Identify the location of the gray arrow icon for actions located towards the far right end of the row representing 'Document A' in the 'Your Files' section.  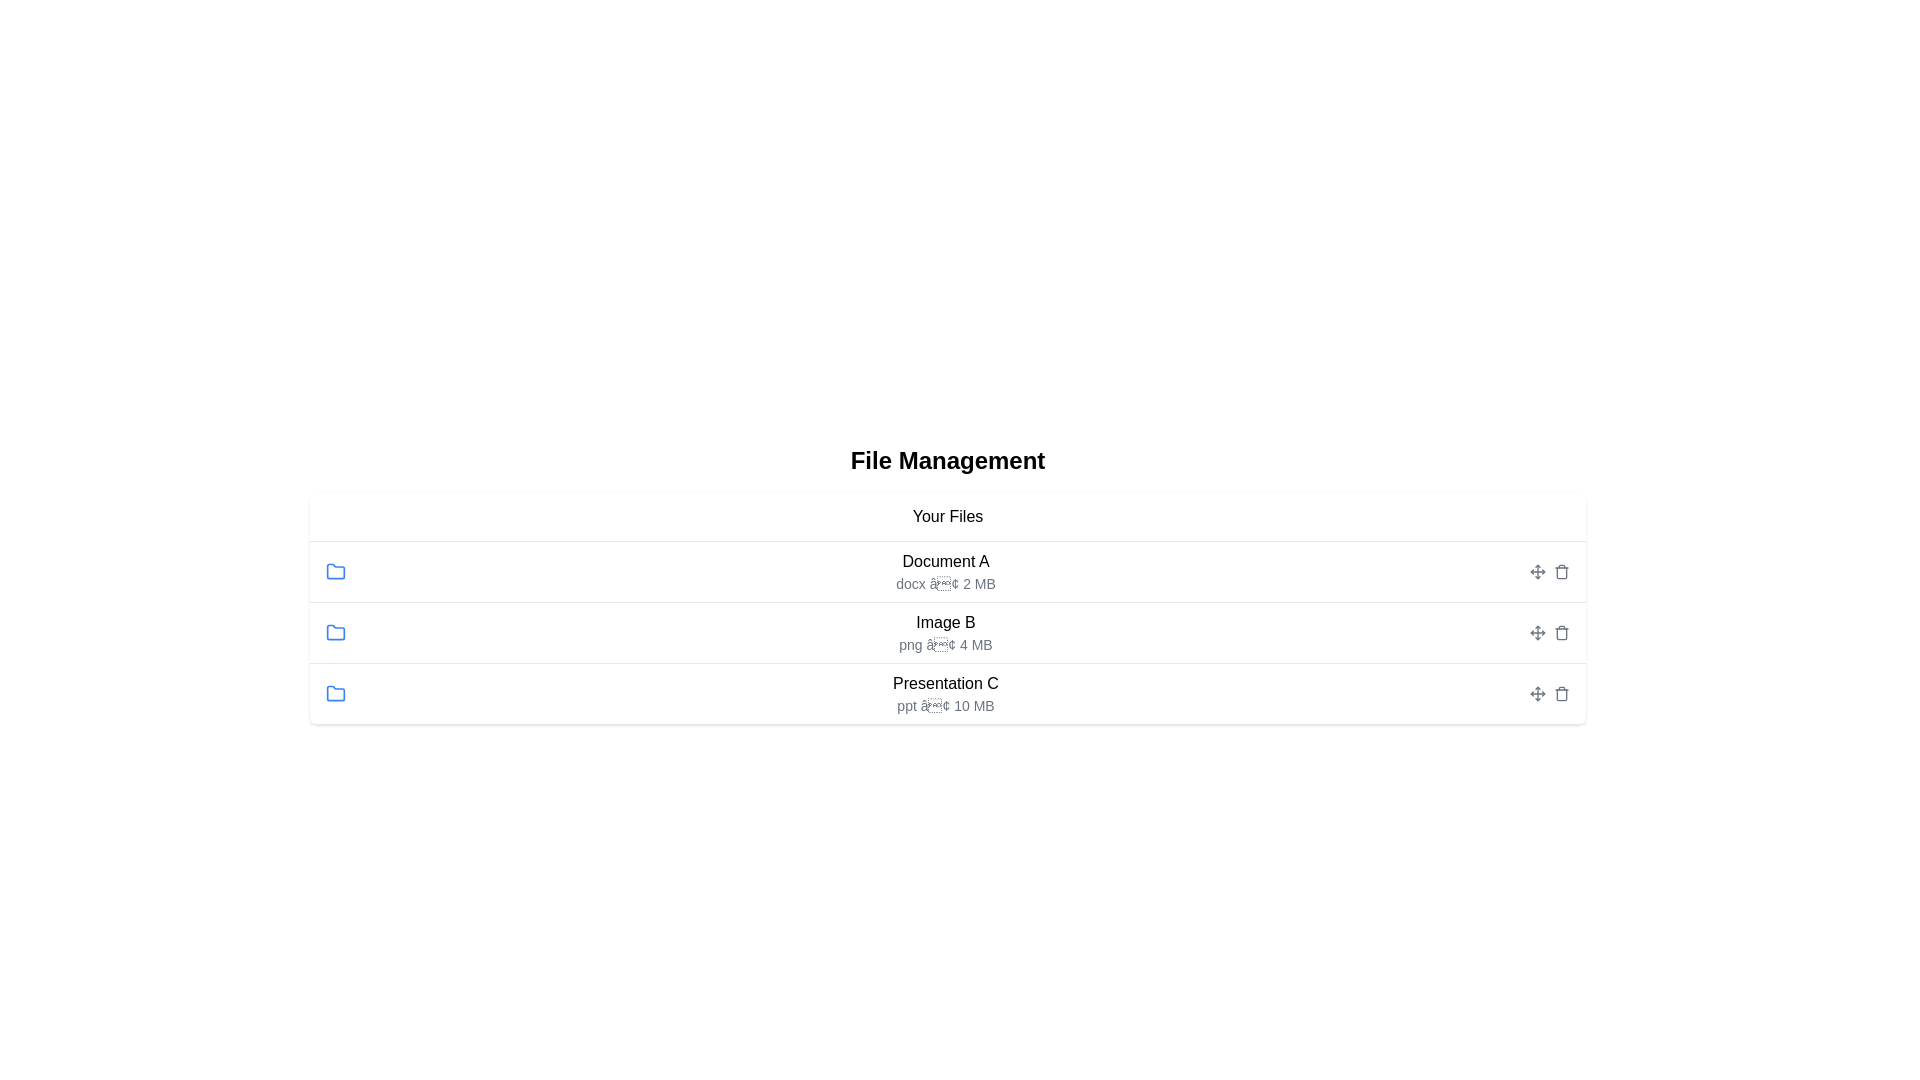
(1549, 571).